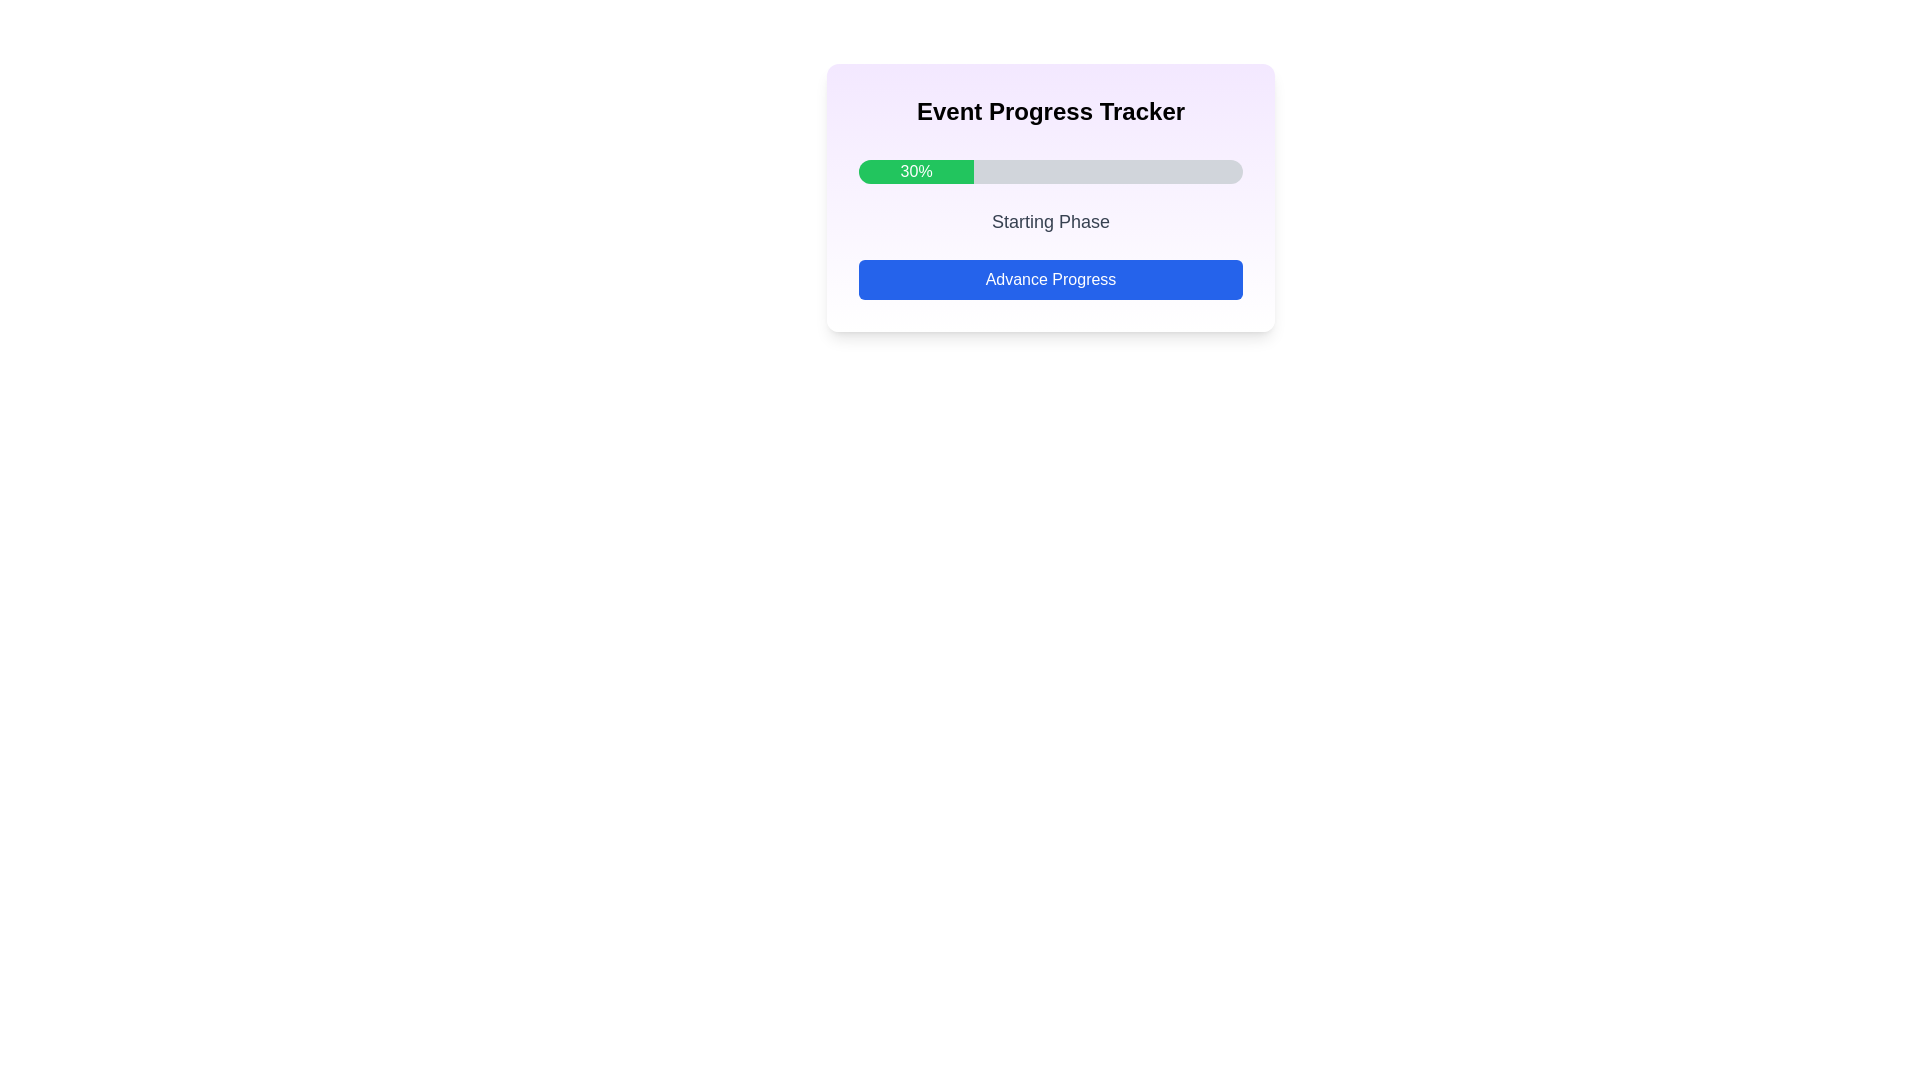  Describe the element at coordinates (915, 171) in the screenshot. I see `the bright green rectangular Progress Bar Segment displaying '30%' in bold white font, which is part of the Event Progress Tracker layout` at that location.